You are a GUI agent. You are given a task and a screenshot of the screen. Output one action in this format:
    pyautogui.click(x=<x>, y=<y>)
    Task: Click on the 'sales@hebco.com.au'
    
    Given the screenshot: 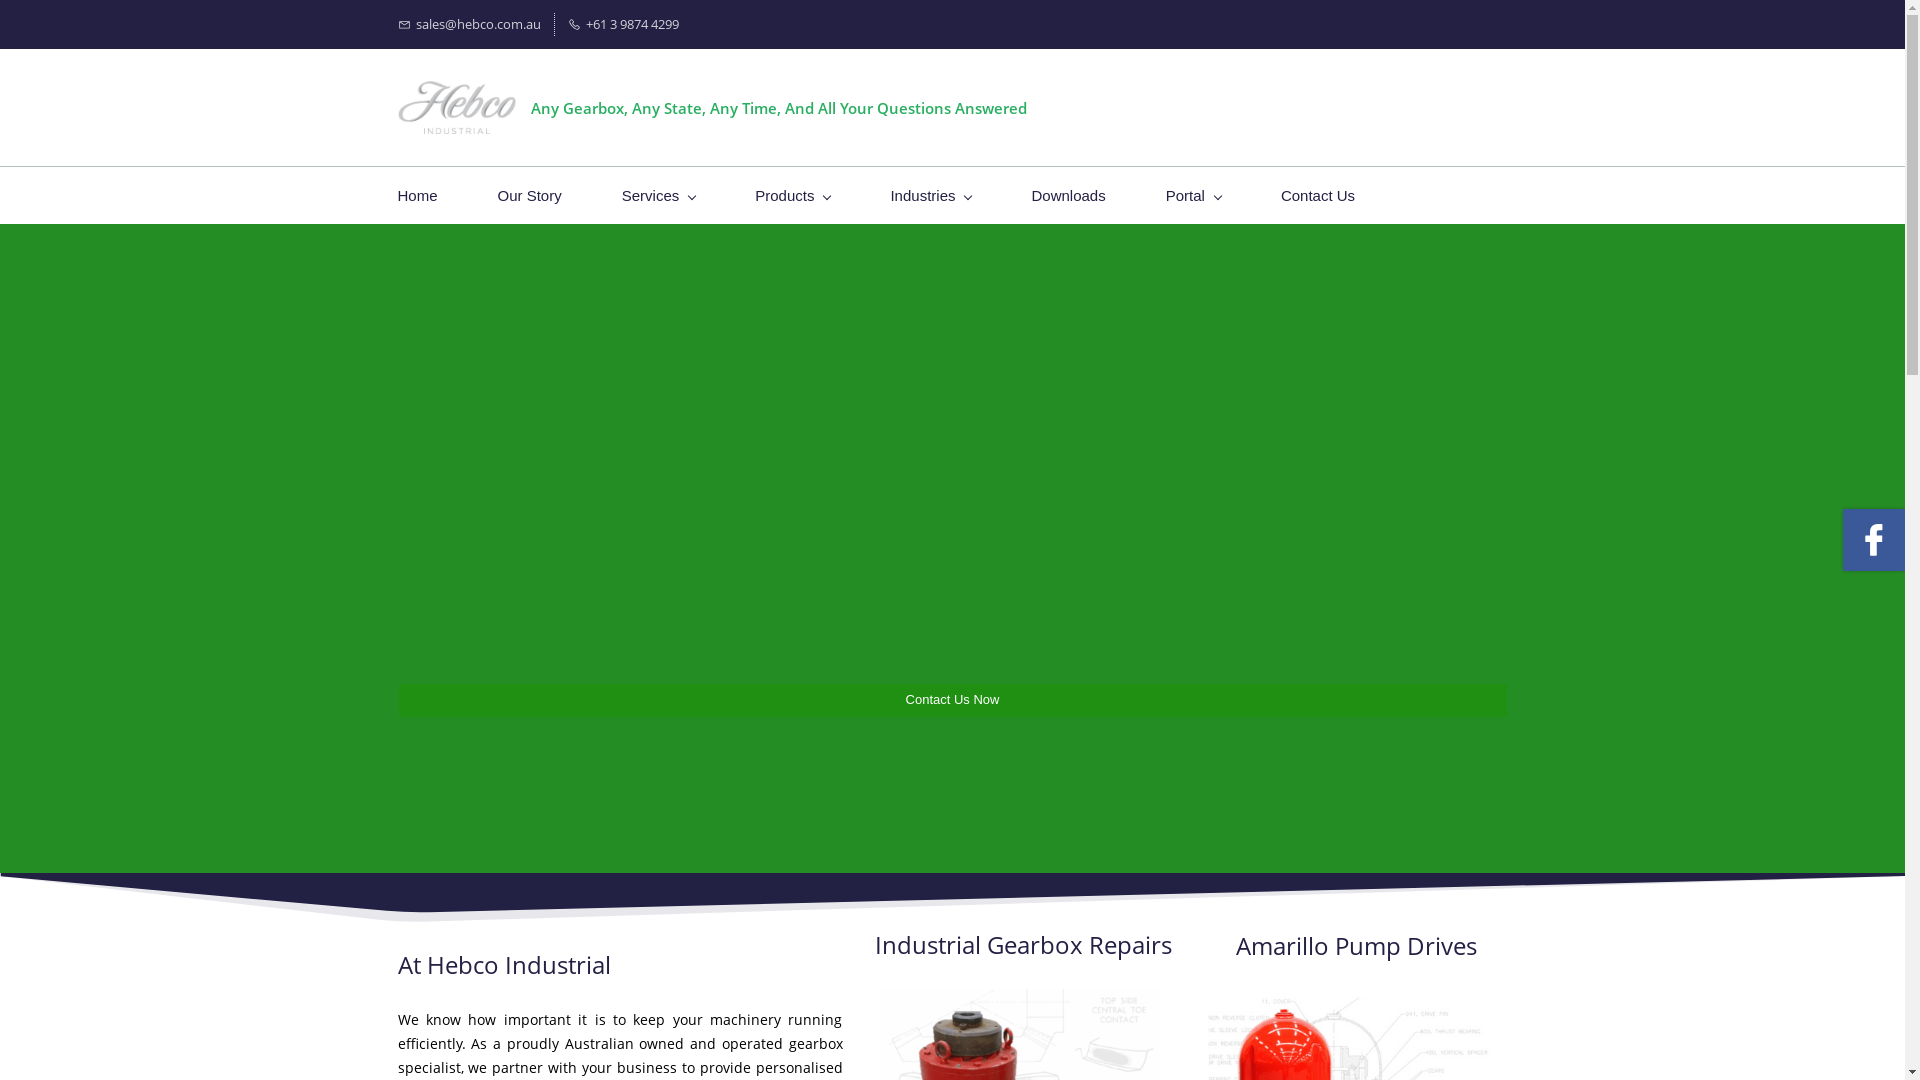 What is the action you would take?
    pyautogui.click(x=468, y=24)
    